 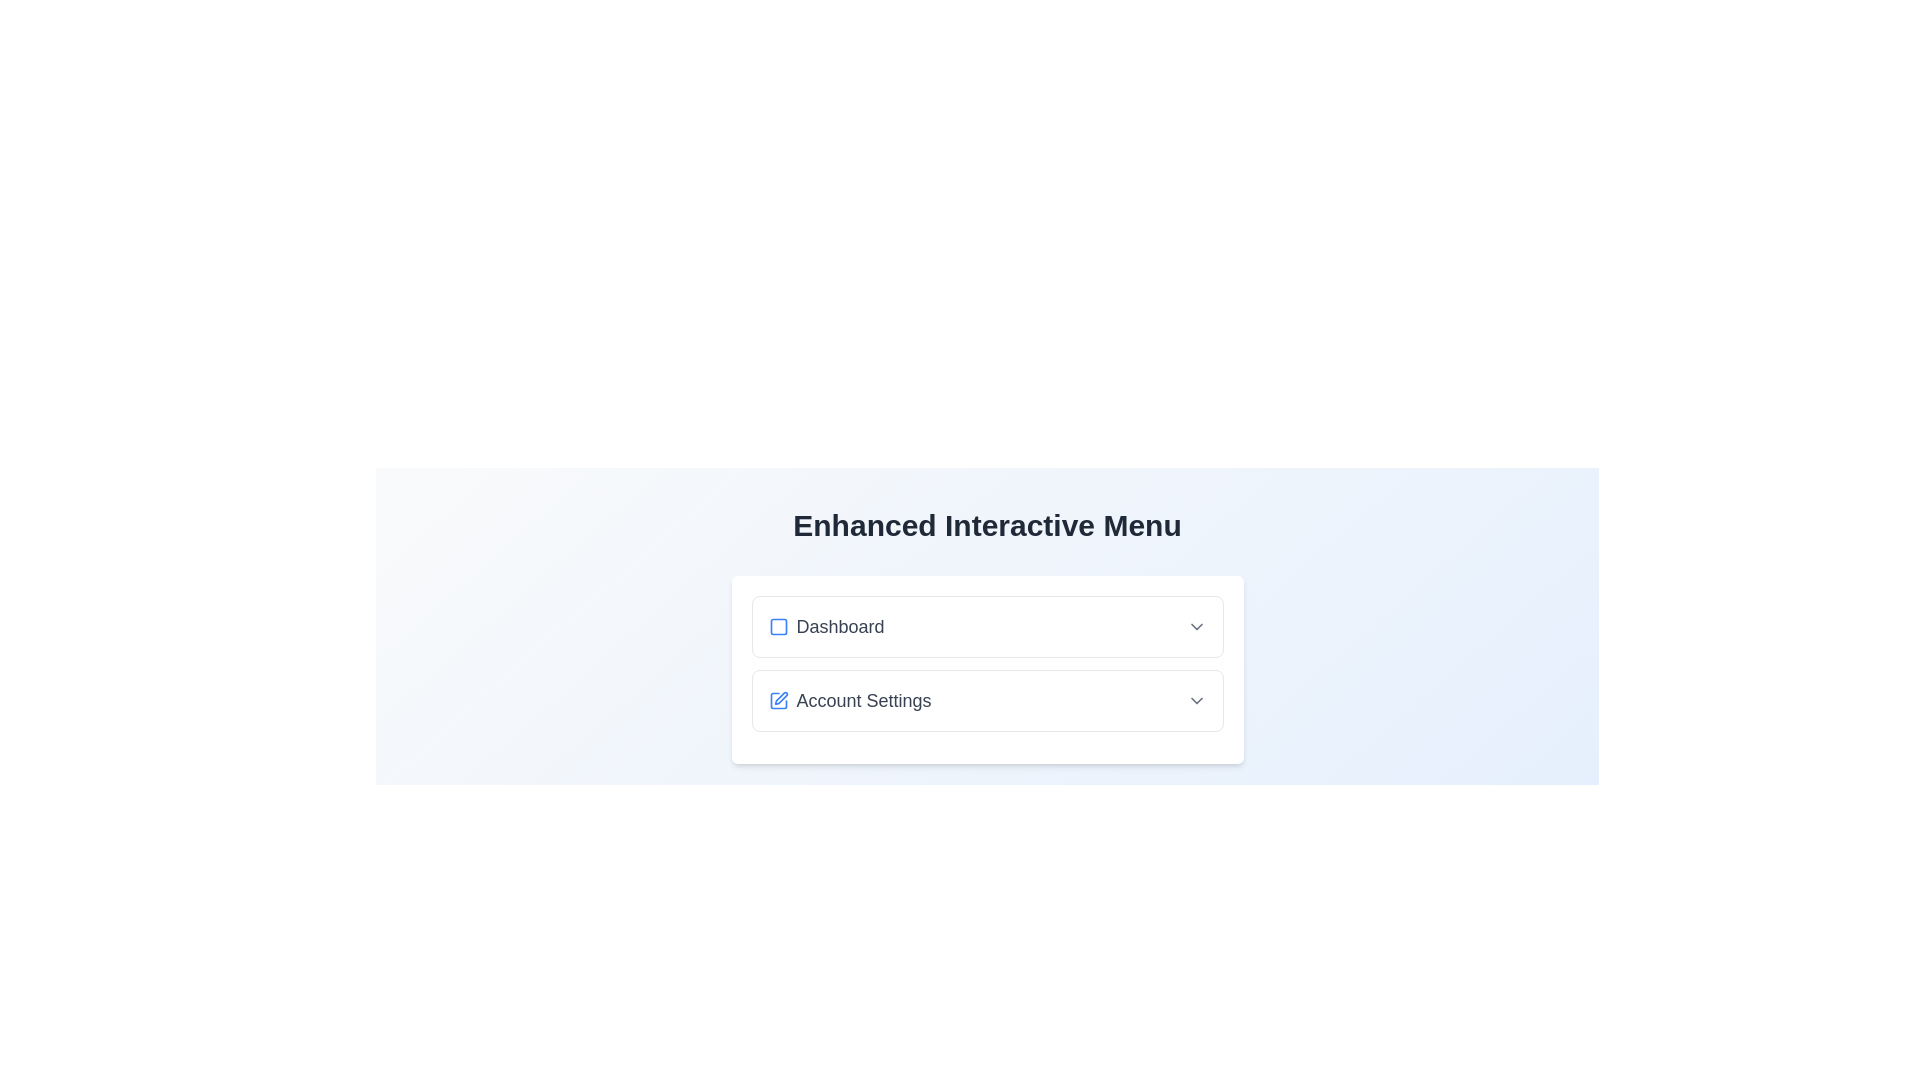 What do you see at coordinates (777, 626) in the screenshot?
I see `the small square-shaped icon with rounded corners and a blue outline, located next to the 'Dashboard' label in the menu interface` at bounding box center [777, 626].